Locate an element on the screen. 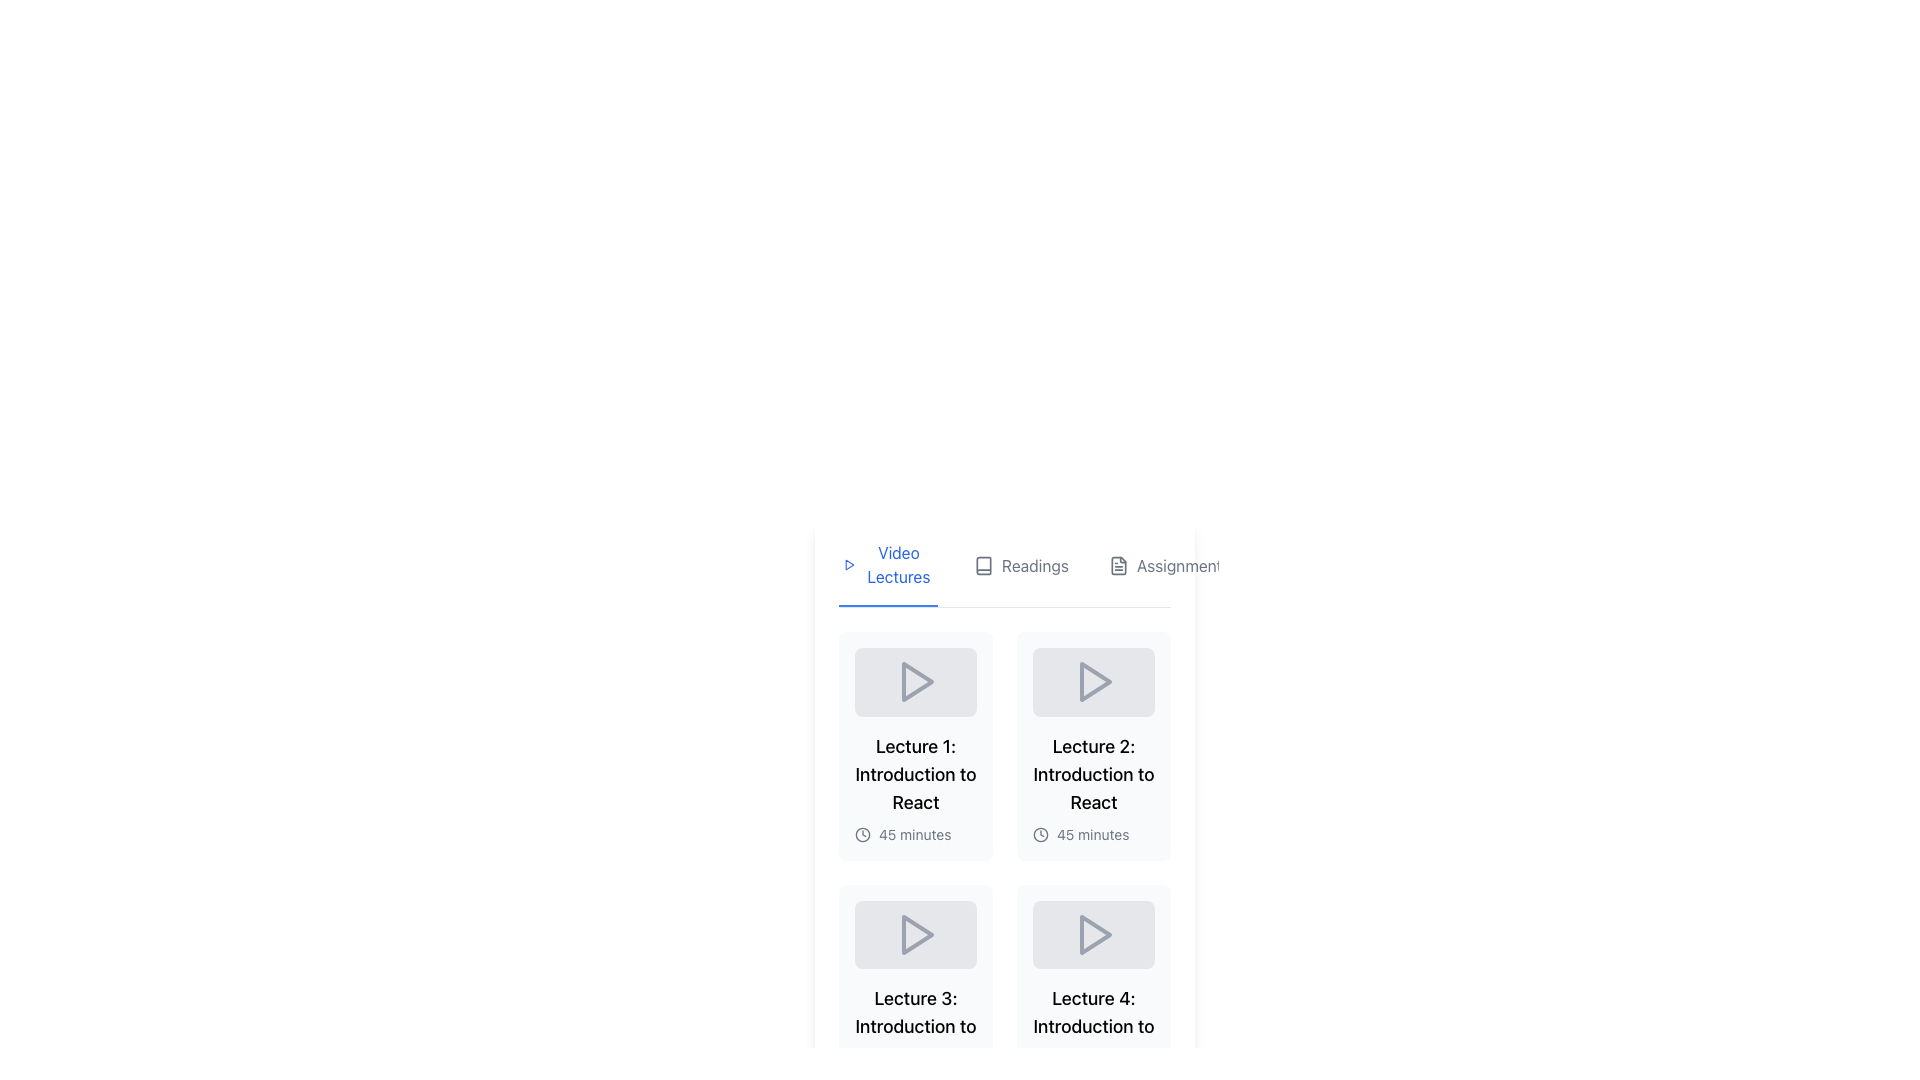 The height and width of the screenshot is (1080, 1920). the duration indicated by the text label showing '45 minutes' with a clock icon, located below the 'Lecture 2: Introduction to React' text is located at coordinates (1093, 833).